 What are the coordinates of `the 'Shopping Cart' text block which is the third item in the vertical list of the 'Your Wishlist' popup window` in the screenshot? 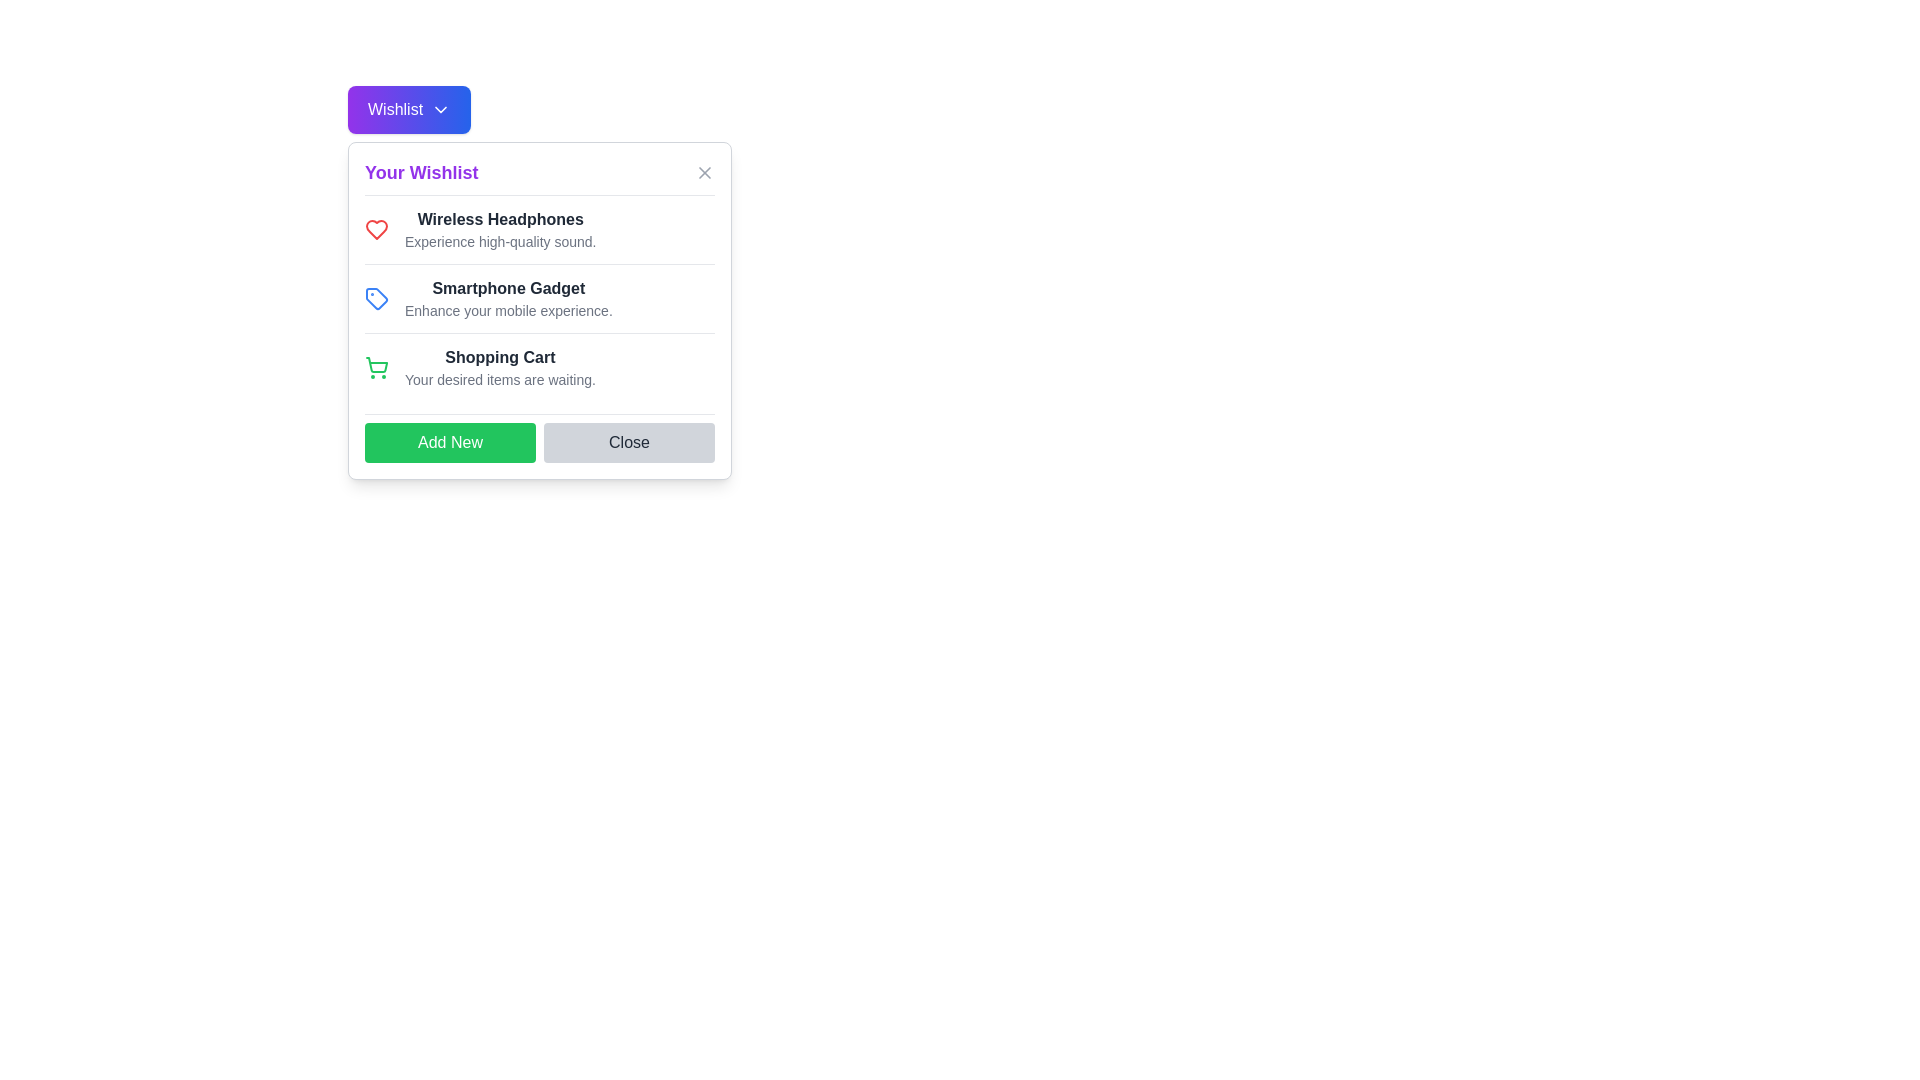 It's located at (500, 367).